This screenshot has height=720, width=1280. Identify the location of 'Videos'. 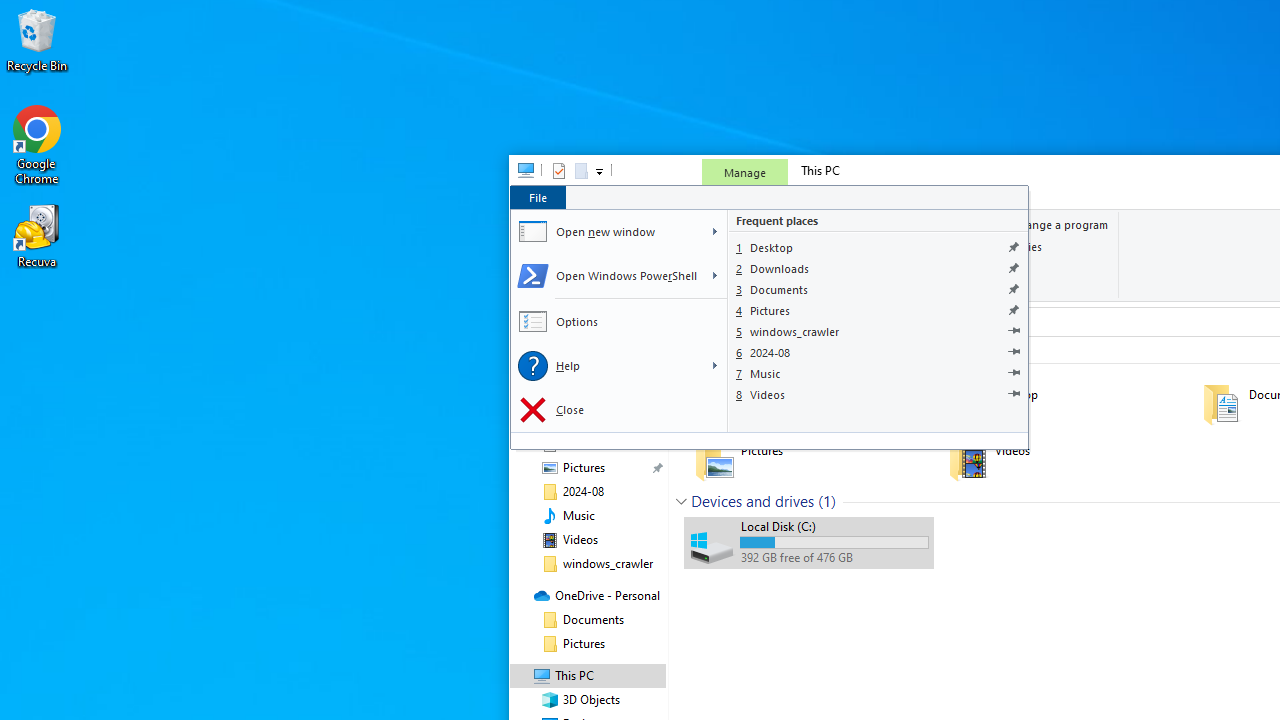
(878, 394).